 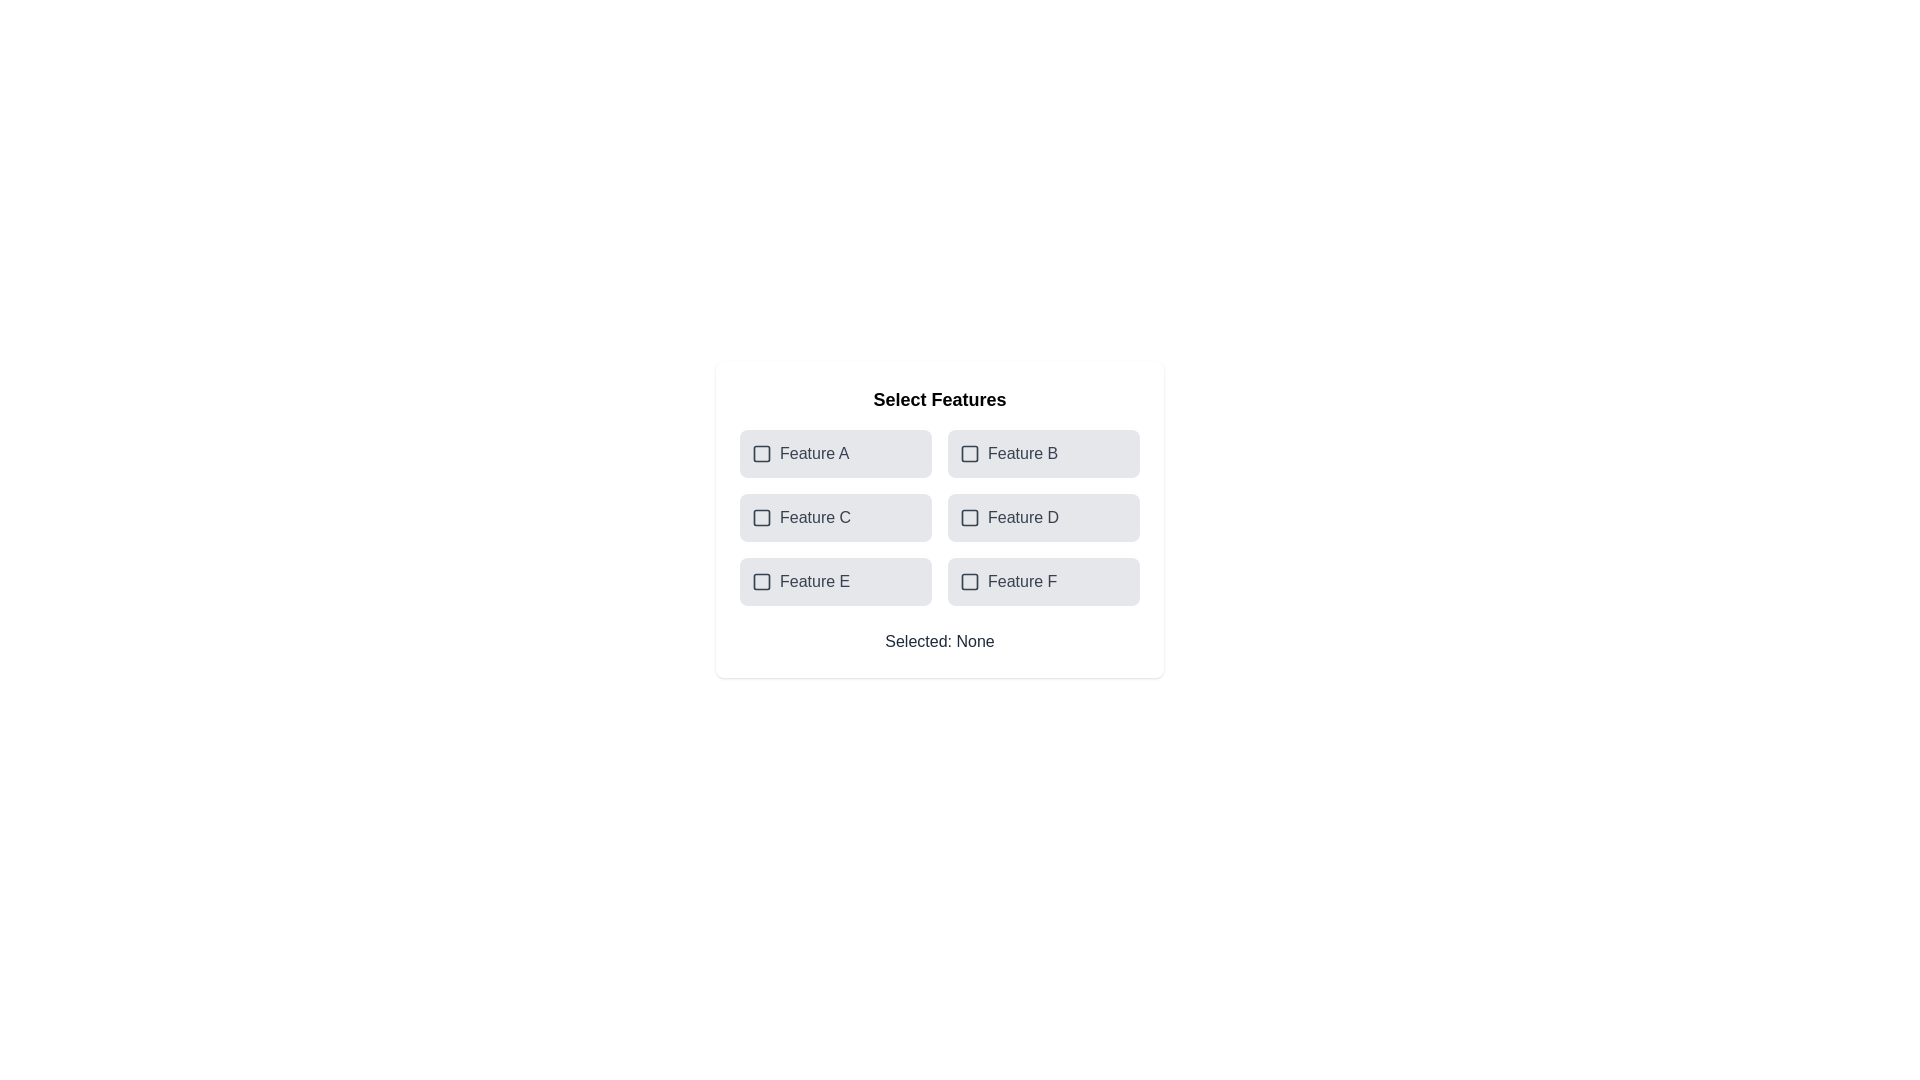 I want to click on the Checkbox icon located next to the text 'Feature C', so click(x=761, y=516).